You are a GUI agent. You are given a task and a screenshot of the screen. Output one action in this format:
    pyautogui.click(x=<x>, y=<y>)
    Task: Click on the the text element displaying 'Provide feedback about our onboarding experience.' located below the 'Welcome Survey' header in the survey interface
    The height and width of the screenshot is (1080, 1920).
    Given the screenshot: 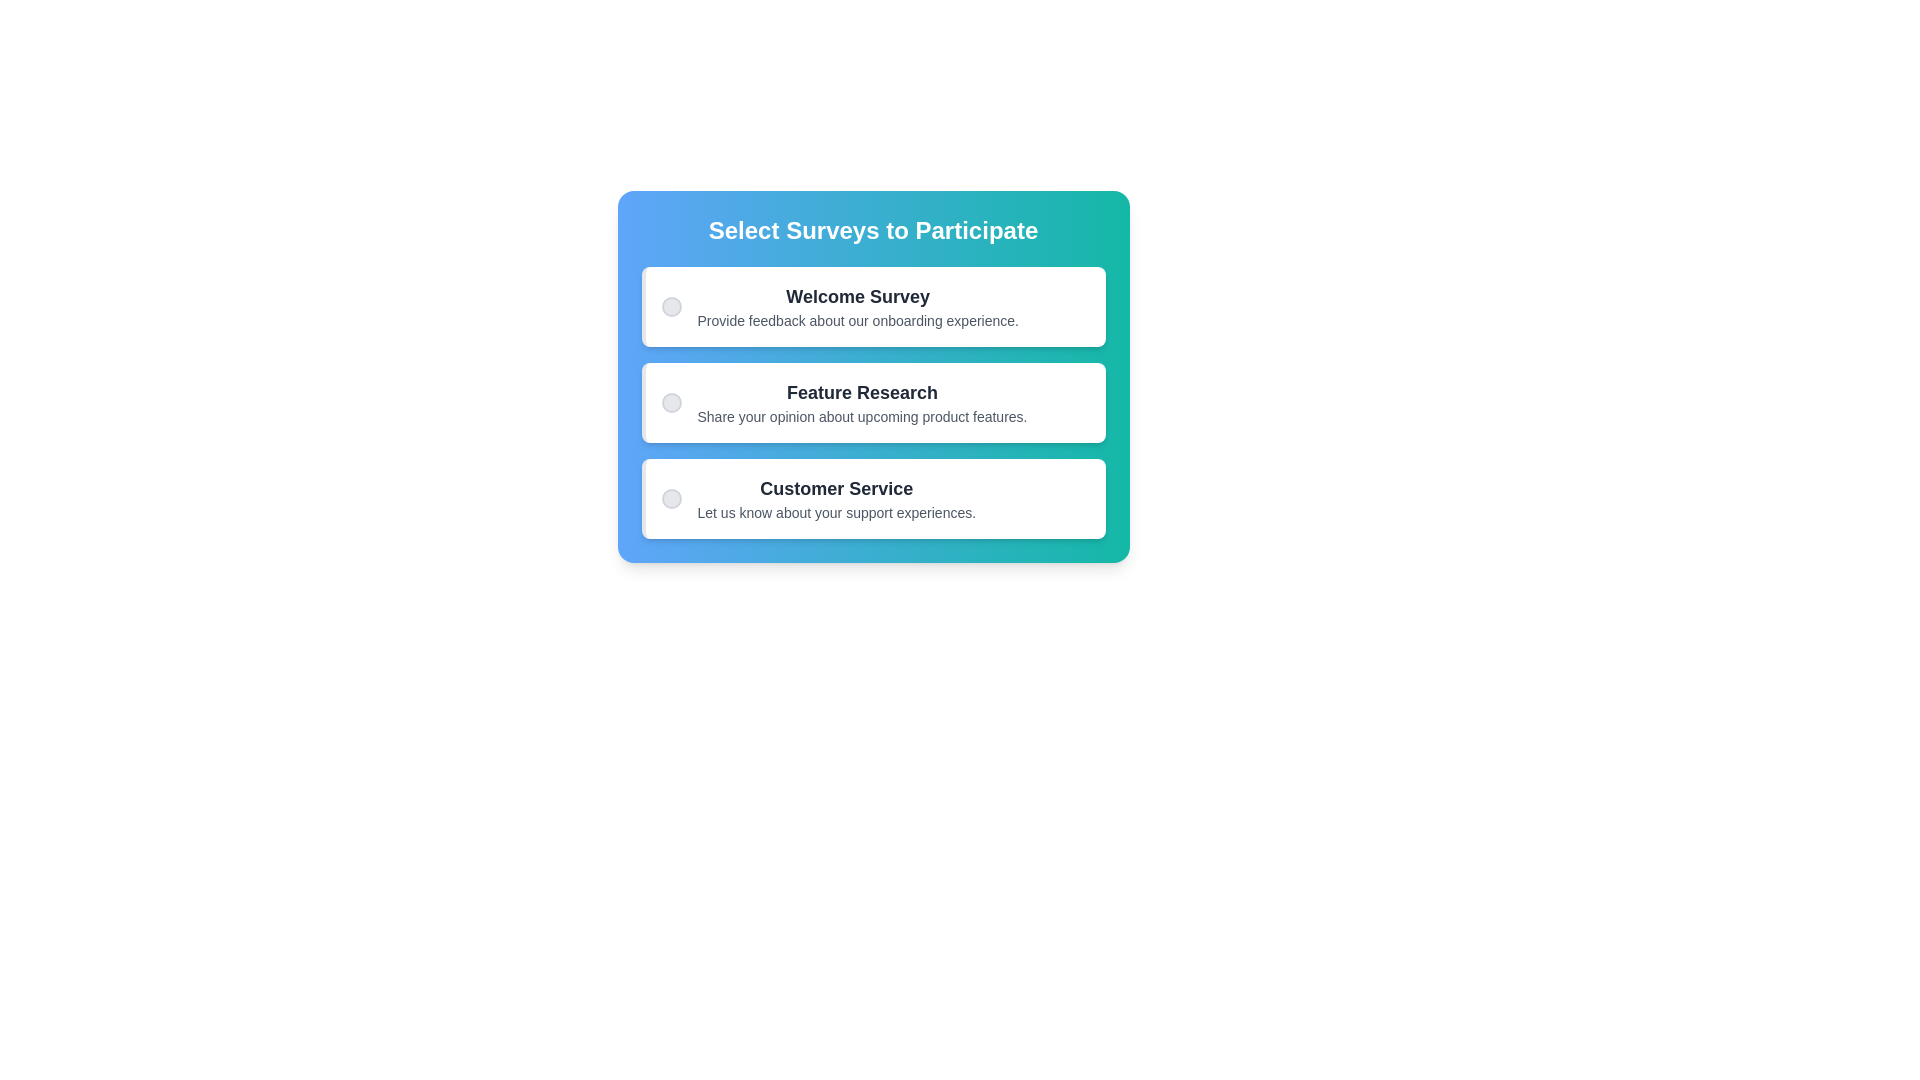 What is the action you would take?
    pyautogui.click(x=858, y=319)
    